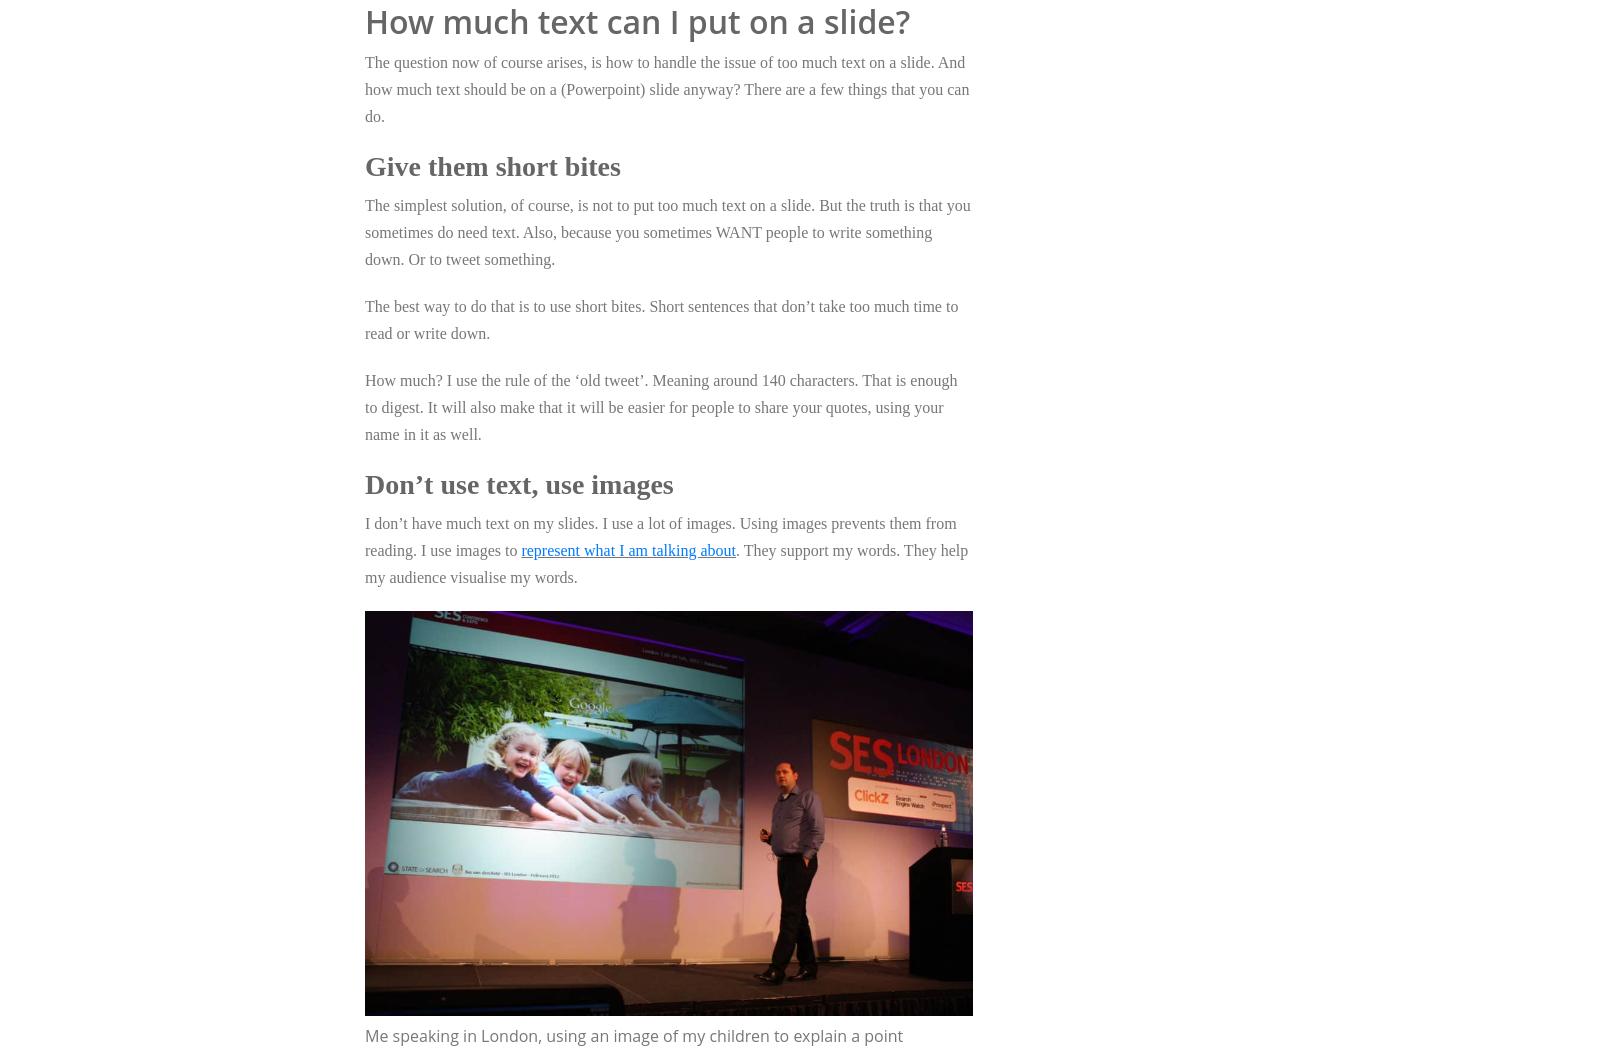 The width and height of the screenshot is (1600, 1062). I want to click on 'Give them short bites', so click(491, 166).